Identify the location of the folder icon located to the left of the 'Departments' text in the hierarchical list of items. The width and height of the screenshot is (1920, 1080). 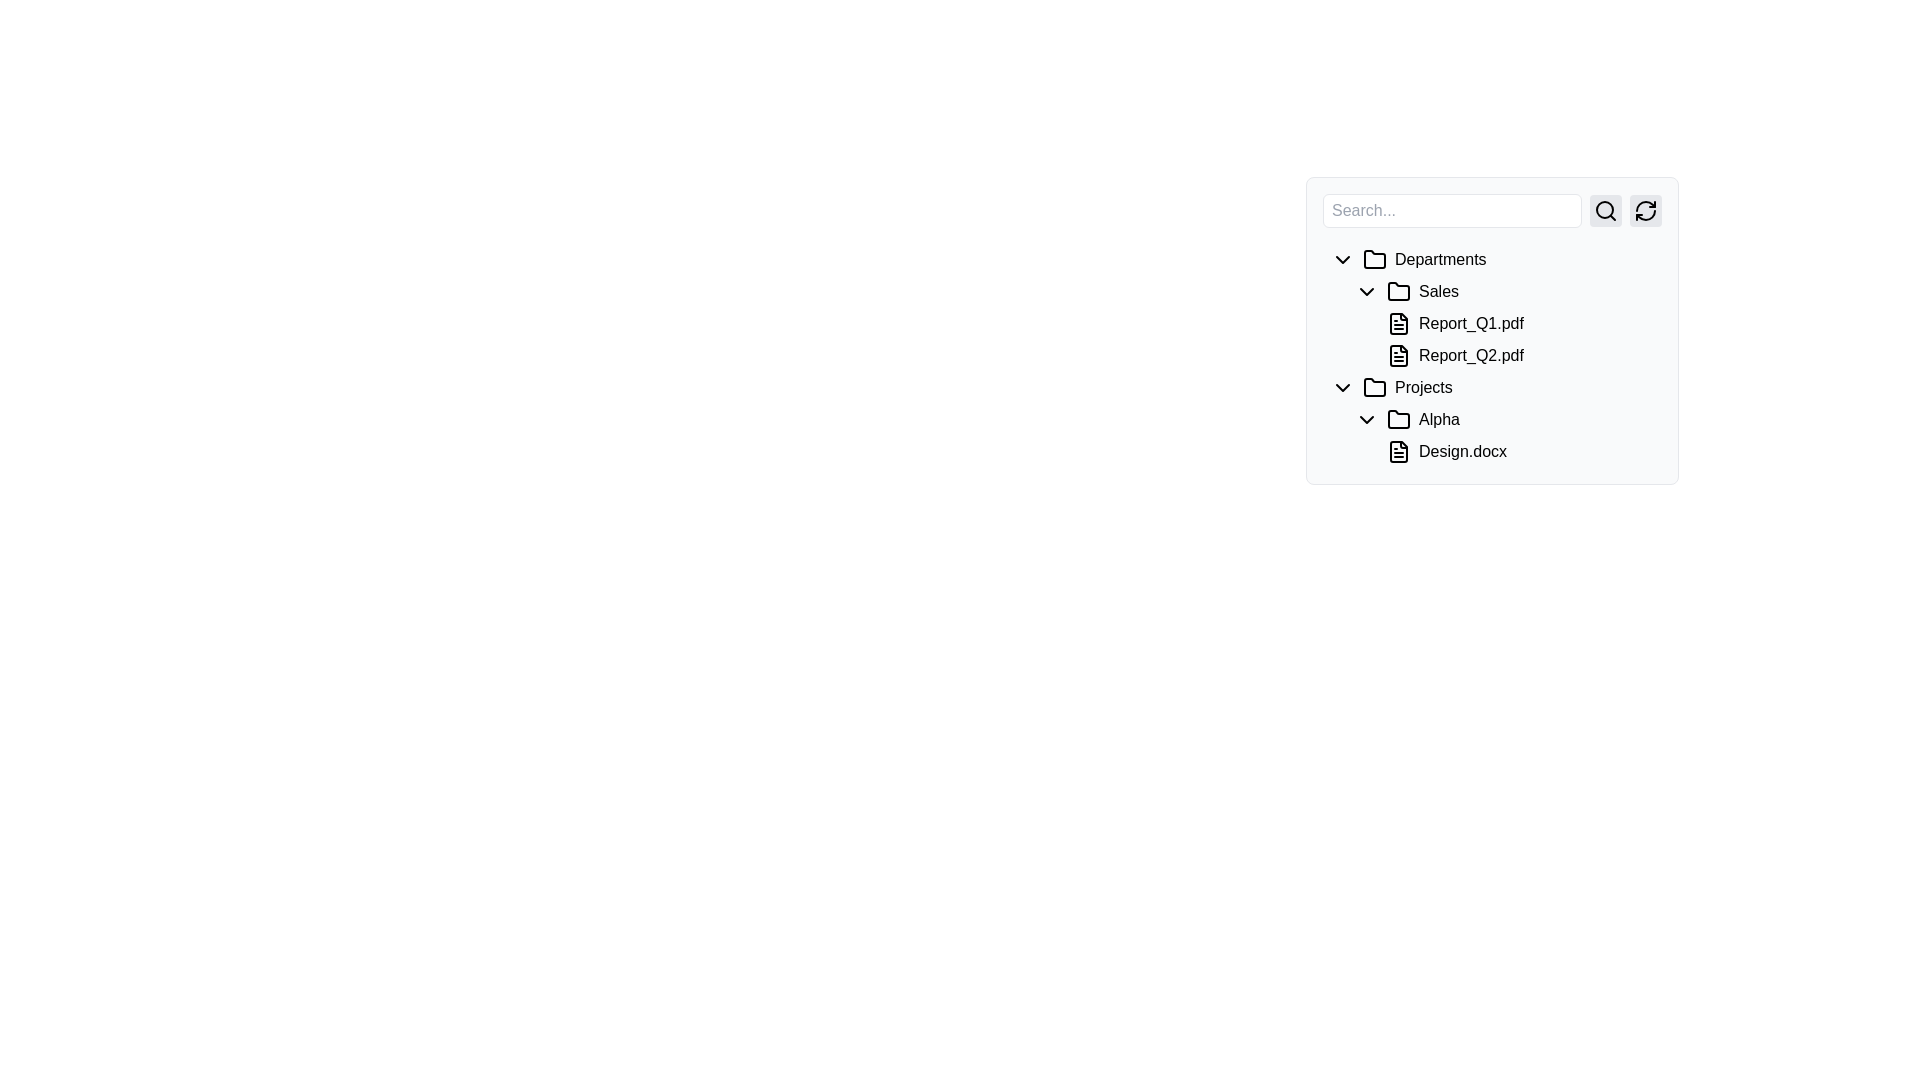
(1373, 258).